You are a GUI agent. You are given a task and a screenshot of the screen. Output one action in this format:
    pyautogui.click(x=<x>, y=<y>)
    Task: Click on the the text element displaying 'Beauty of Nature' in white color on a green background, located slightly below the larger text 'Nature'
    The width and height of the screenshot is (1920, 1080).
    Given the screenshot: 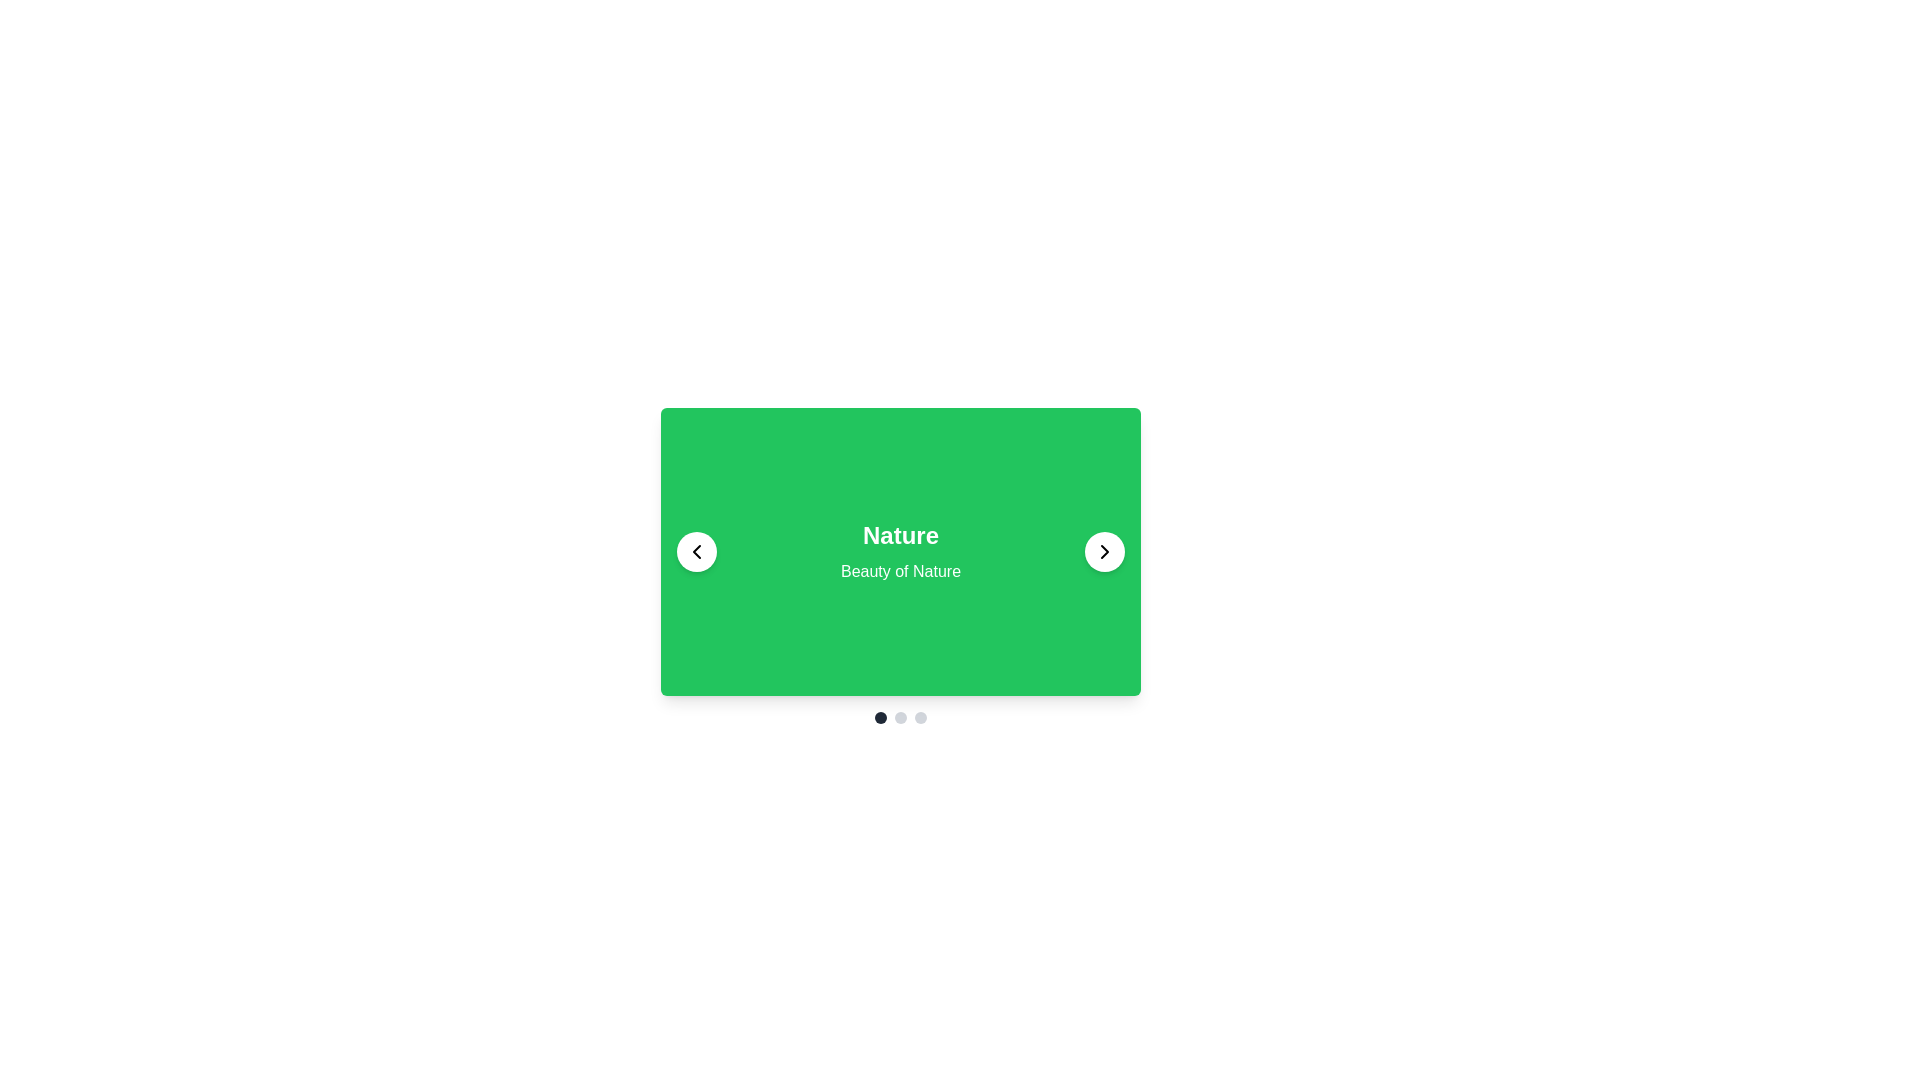 What is the action you would take?
    pyautogui.click(x=900, y=571)
    